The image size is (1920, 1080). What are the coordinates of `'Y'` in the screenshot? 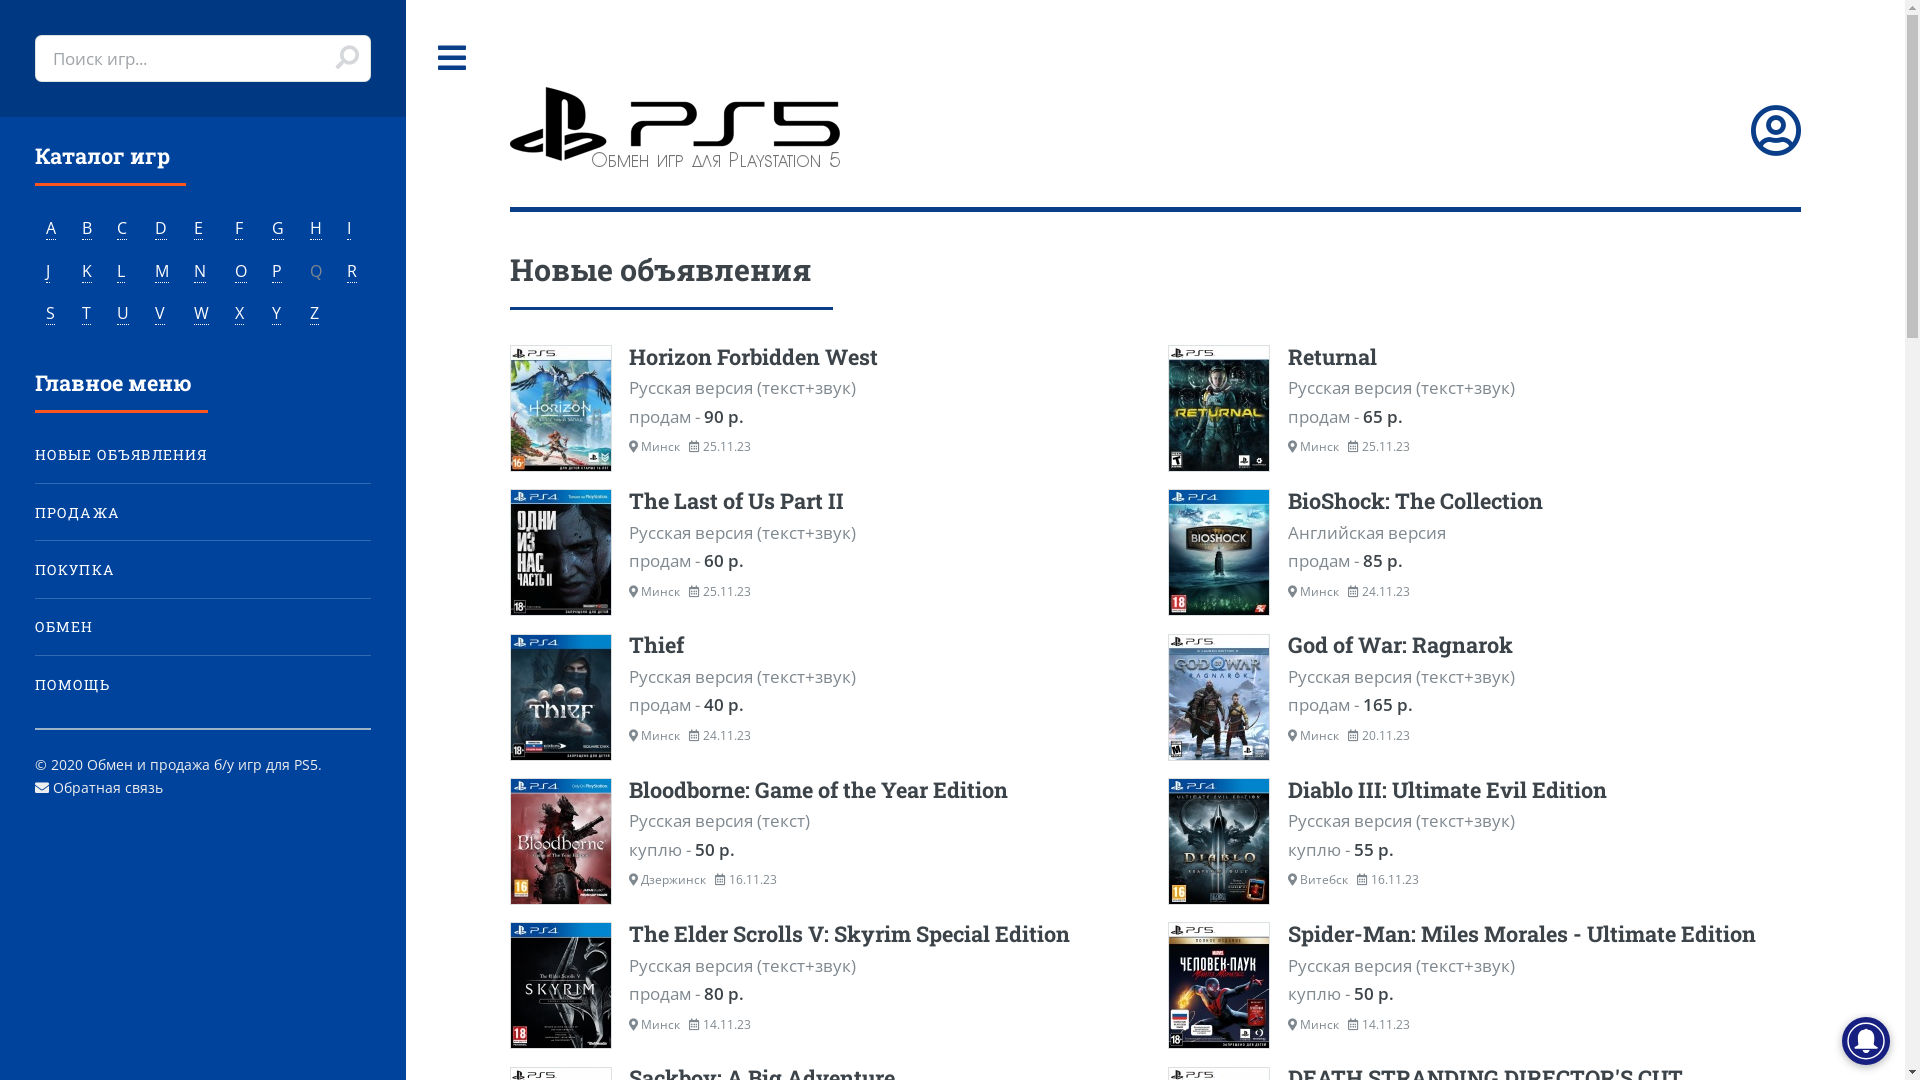 It's located at (271, 313).